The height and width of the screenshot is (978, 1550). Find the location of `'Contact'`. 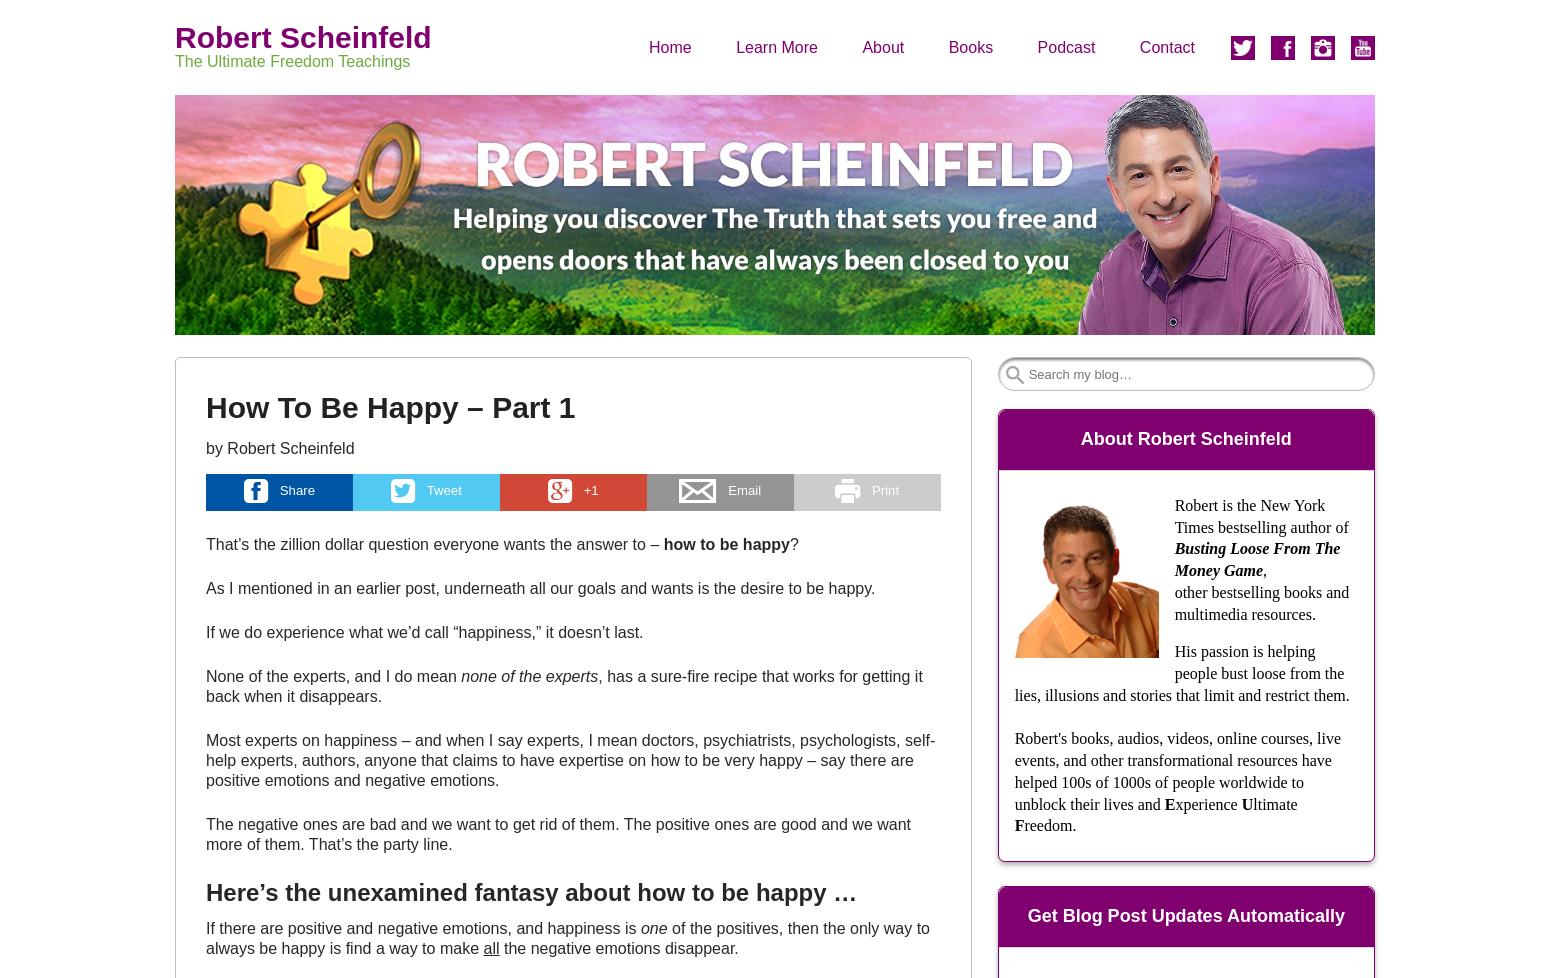

'Contact' is located at coordinates (1166, 46).